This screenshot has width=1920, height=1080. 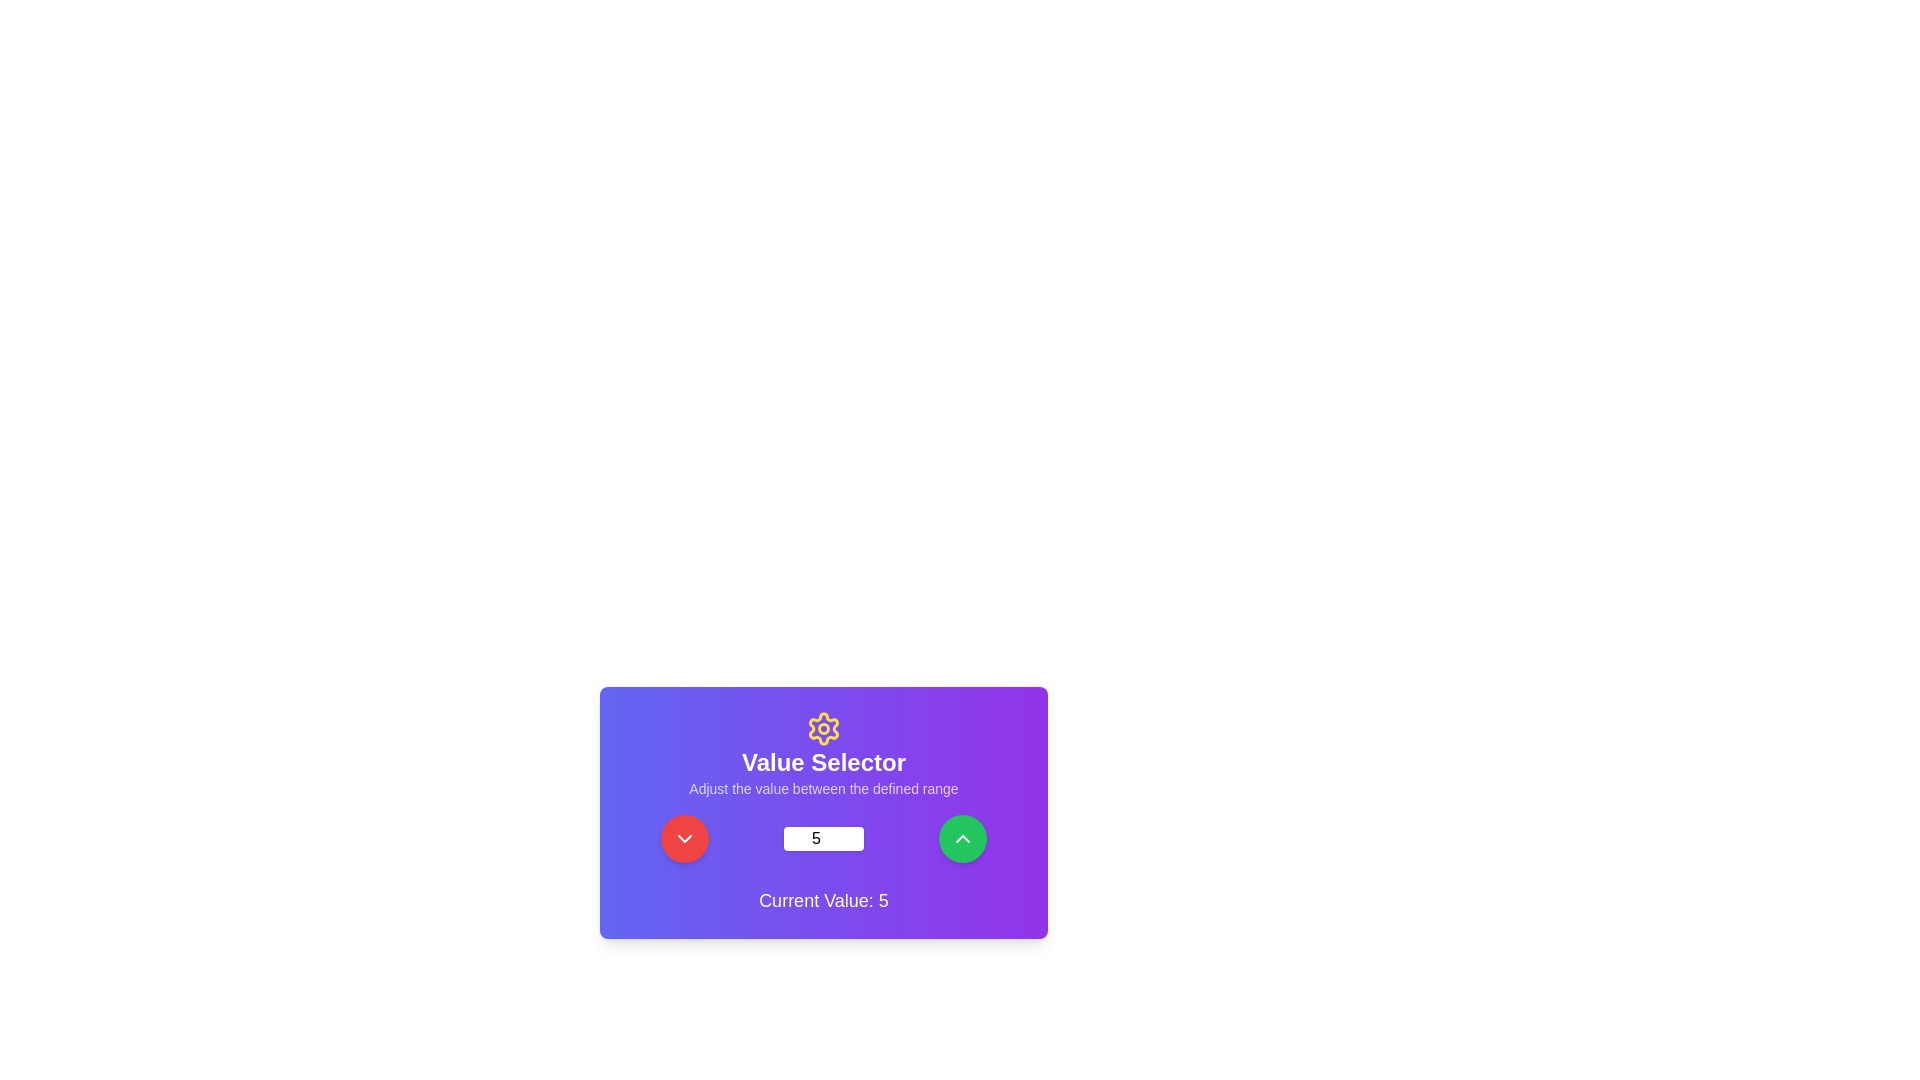 What do you see at coordinates (685, 839) in the screenshot?
I see `the red circular button icon located on the left side of the 'Value Selector' interface` at bounding box center [685, 839].